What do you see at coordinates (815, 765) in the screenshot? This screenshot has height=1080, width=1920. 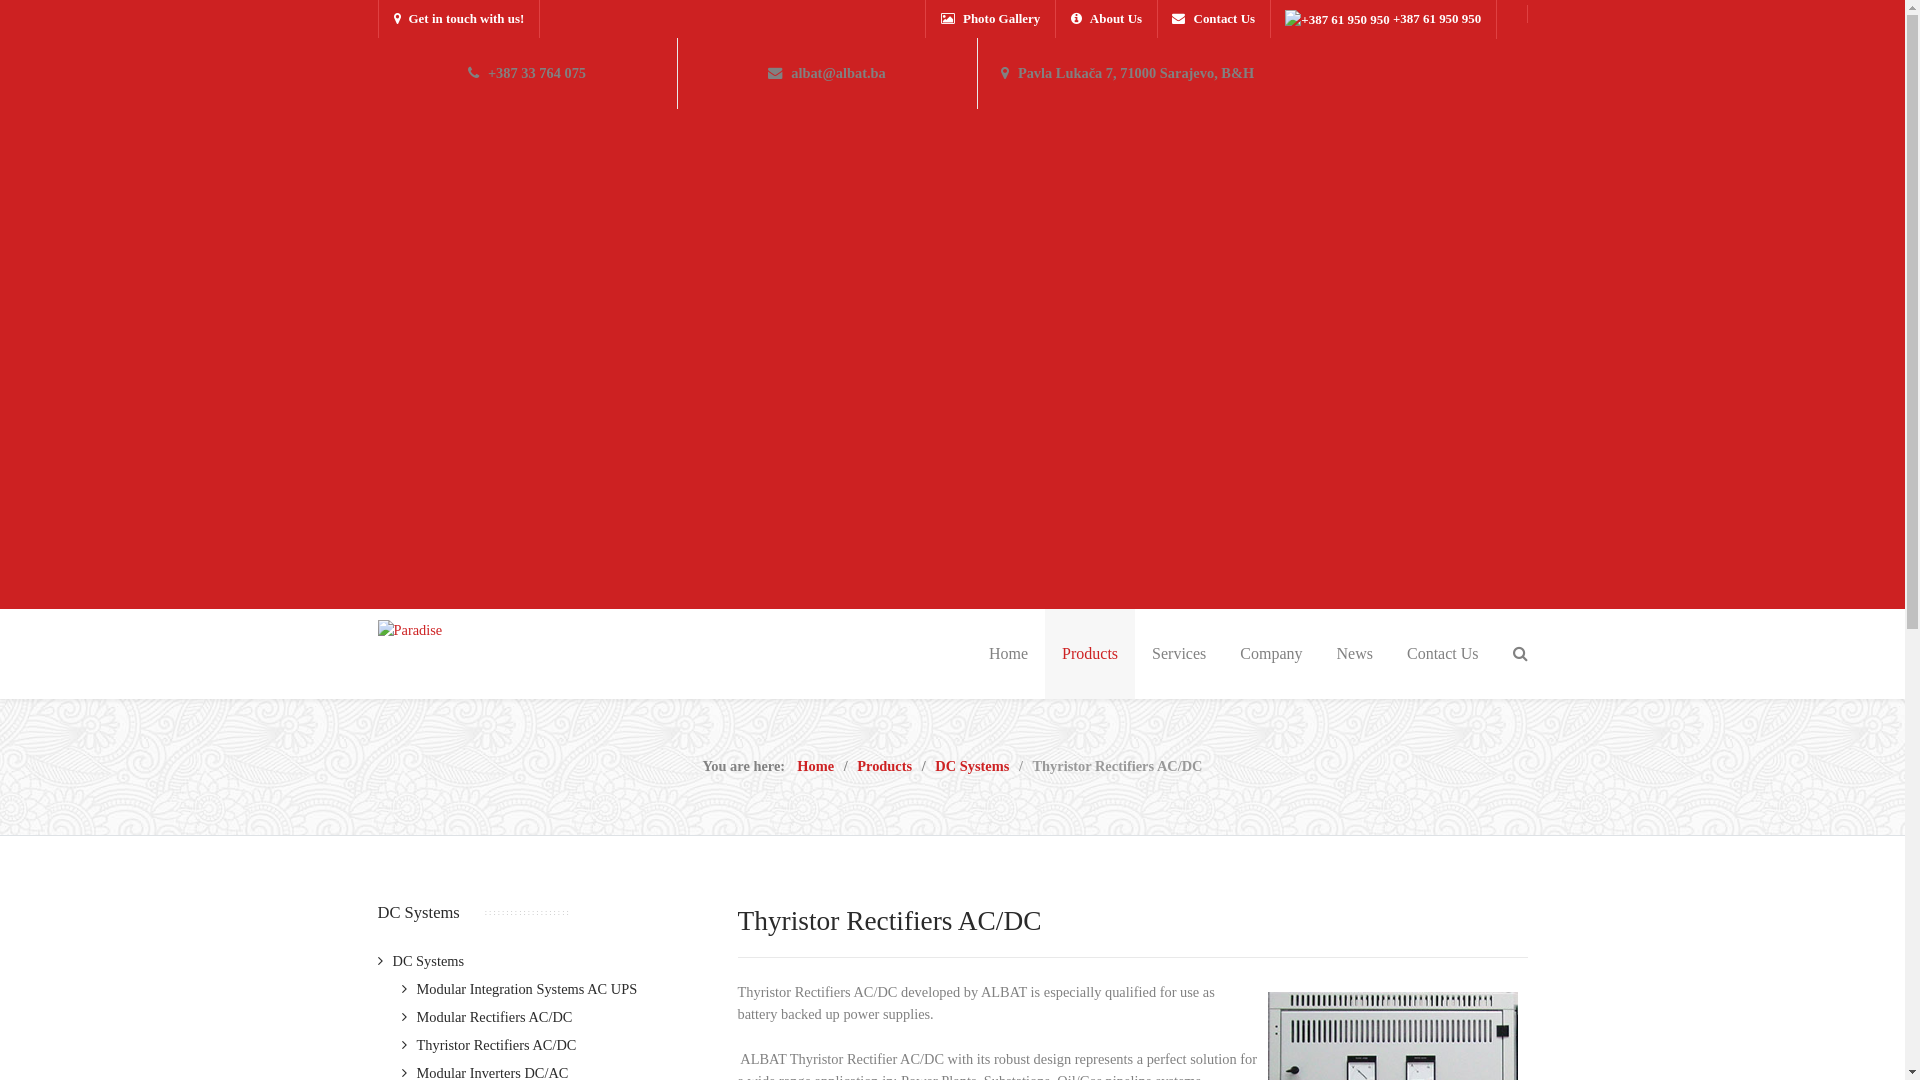 I see `'Home'` at bounding box center [815, 765].